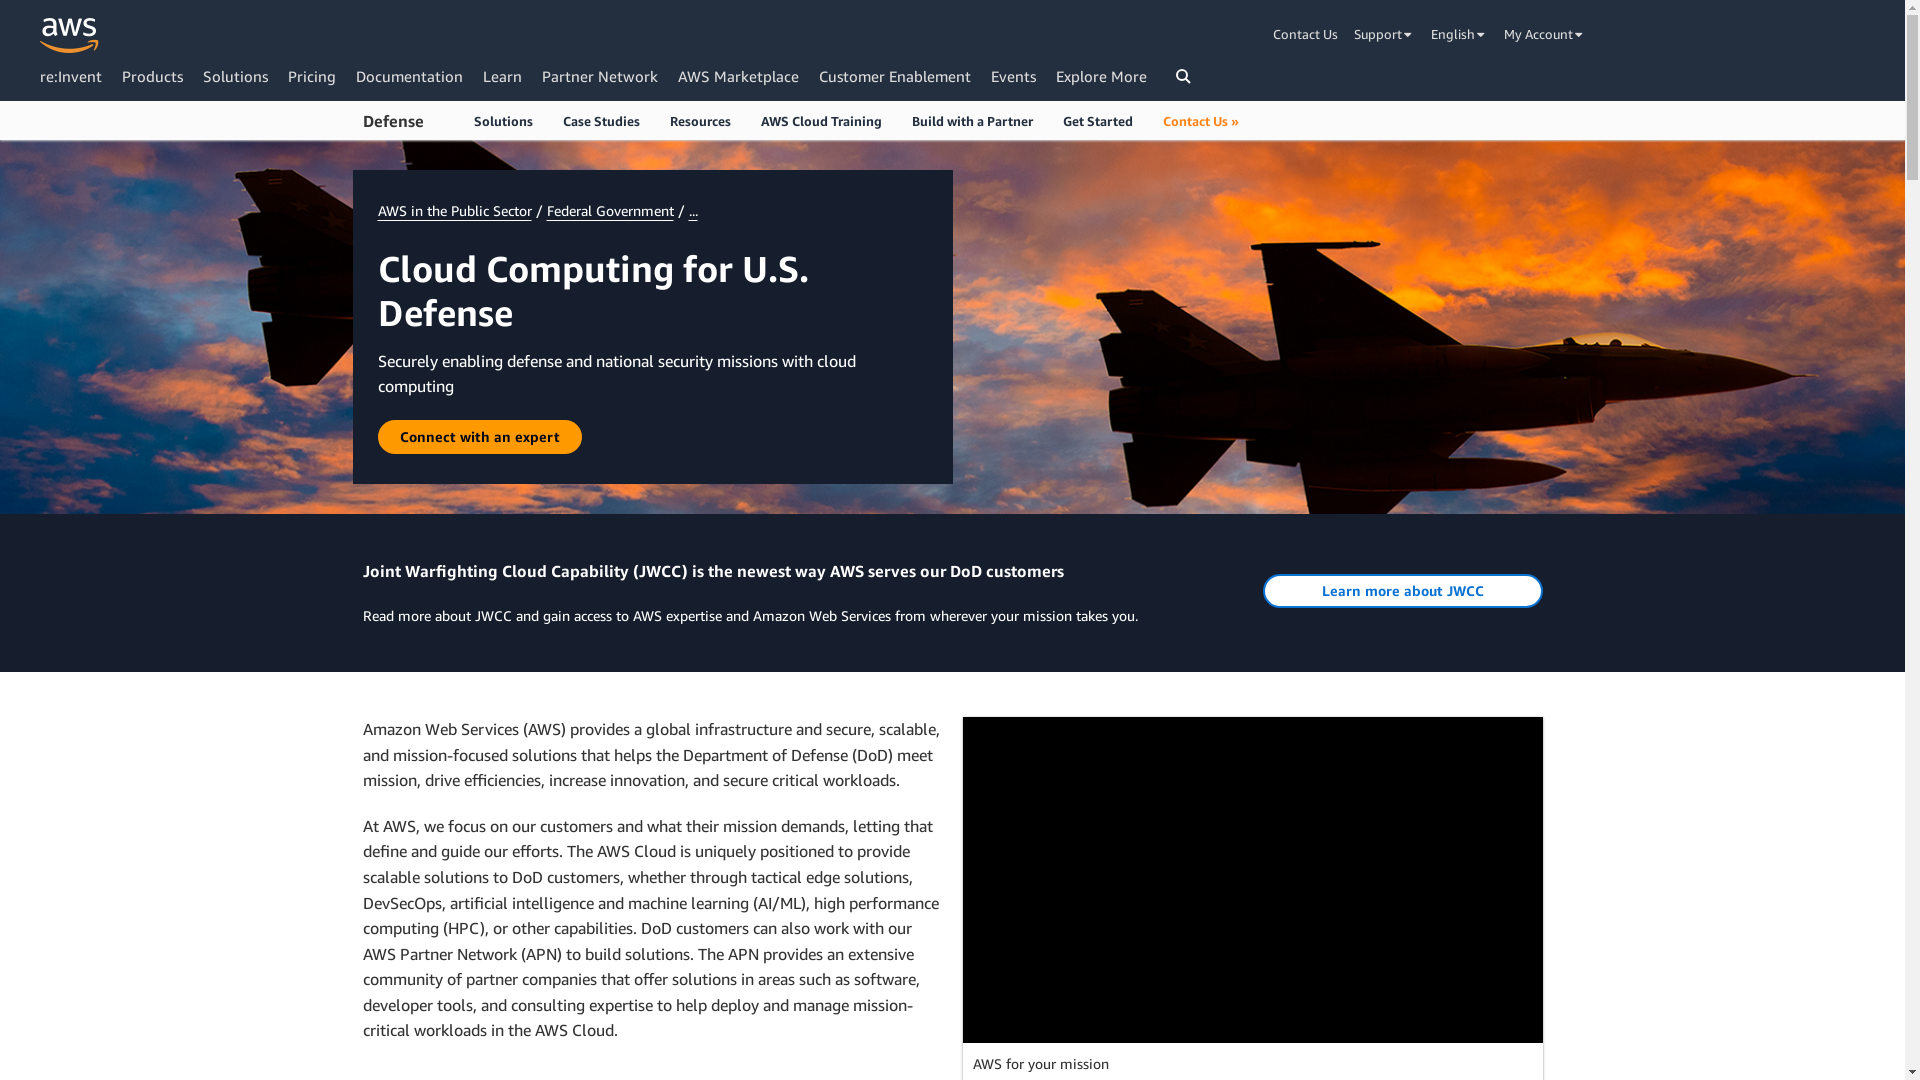 This screenshot has width=1920, height=1080. What do you see at coordinates (151, 75) in the screenshot?
I see `'Products'` at bounding box center [151, 75].